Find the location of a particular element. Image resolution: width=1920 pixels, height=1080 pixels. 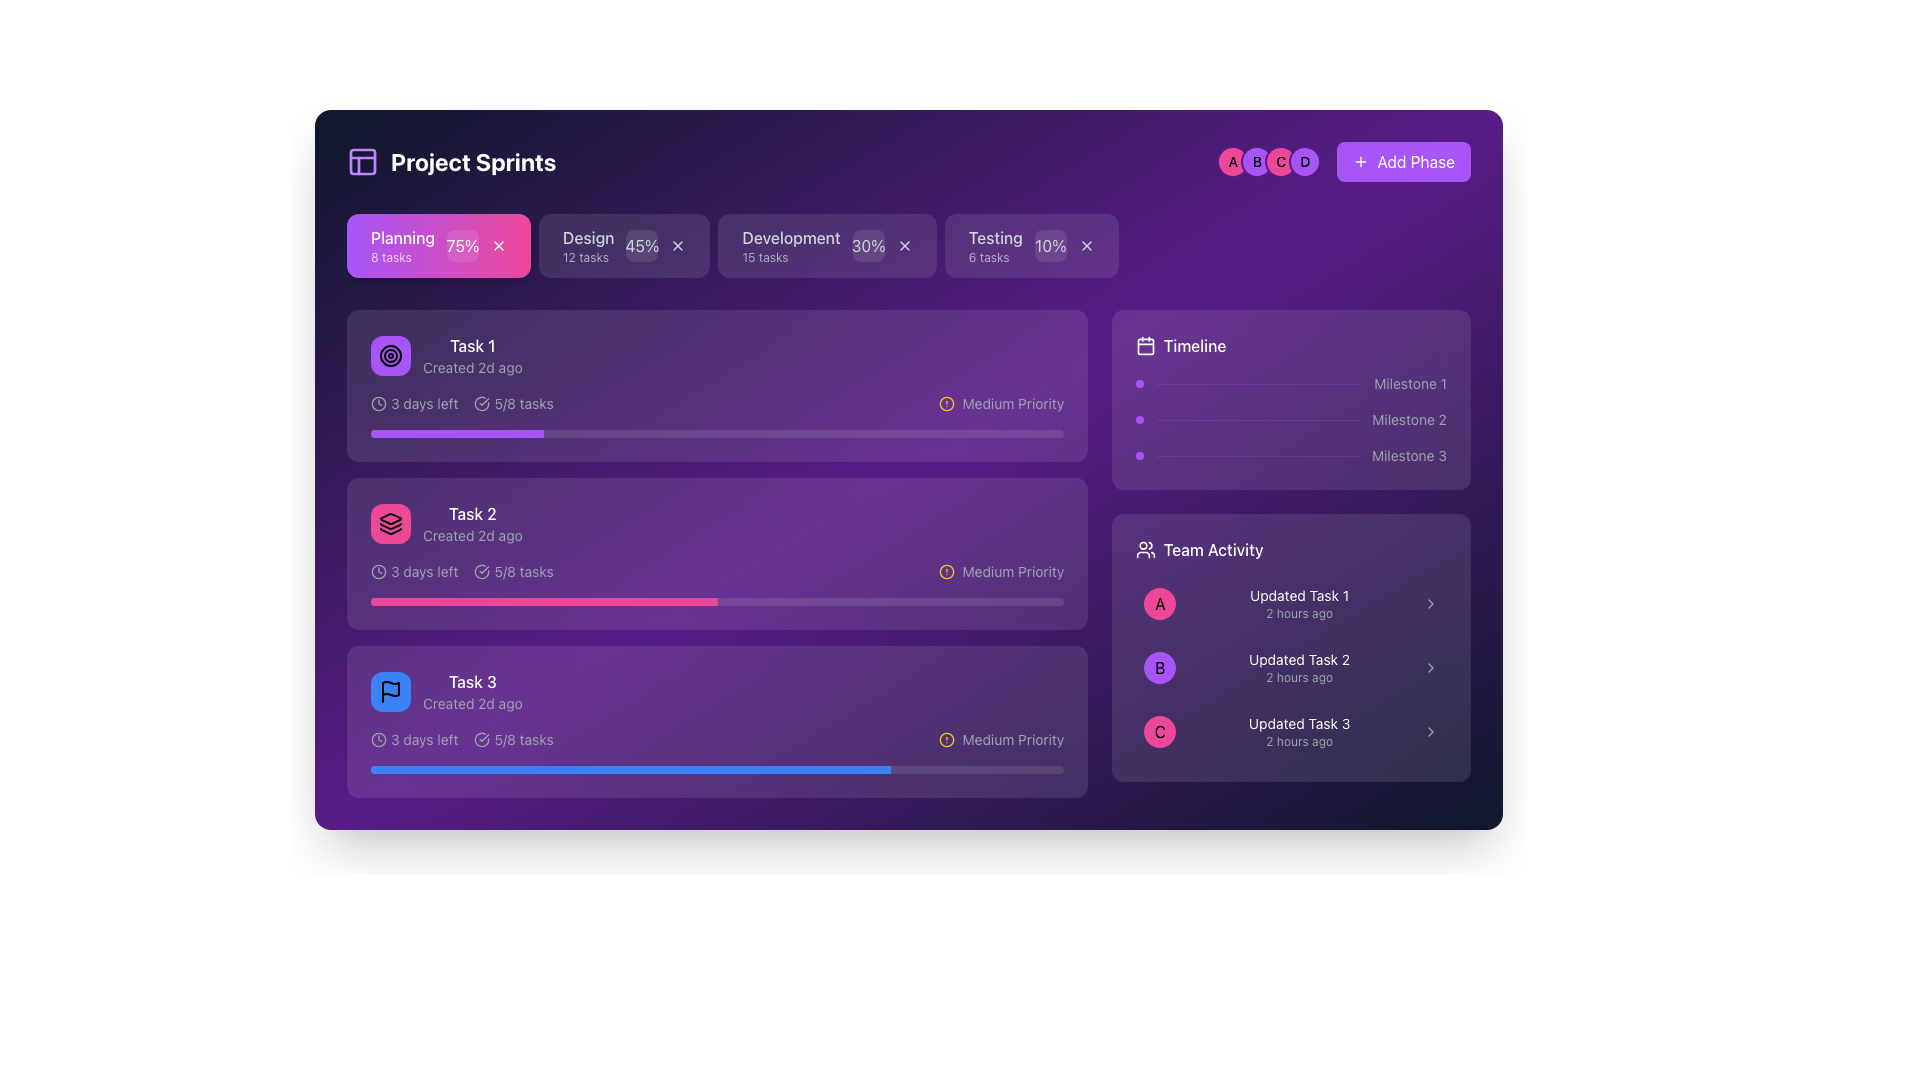

the text label reading 'Medium Priority' which is styled in light typography against a dark purple background, located to the right of the third task's progress bar in the project management interface is located at coordinates (1013, 740).